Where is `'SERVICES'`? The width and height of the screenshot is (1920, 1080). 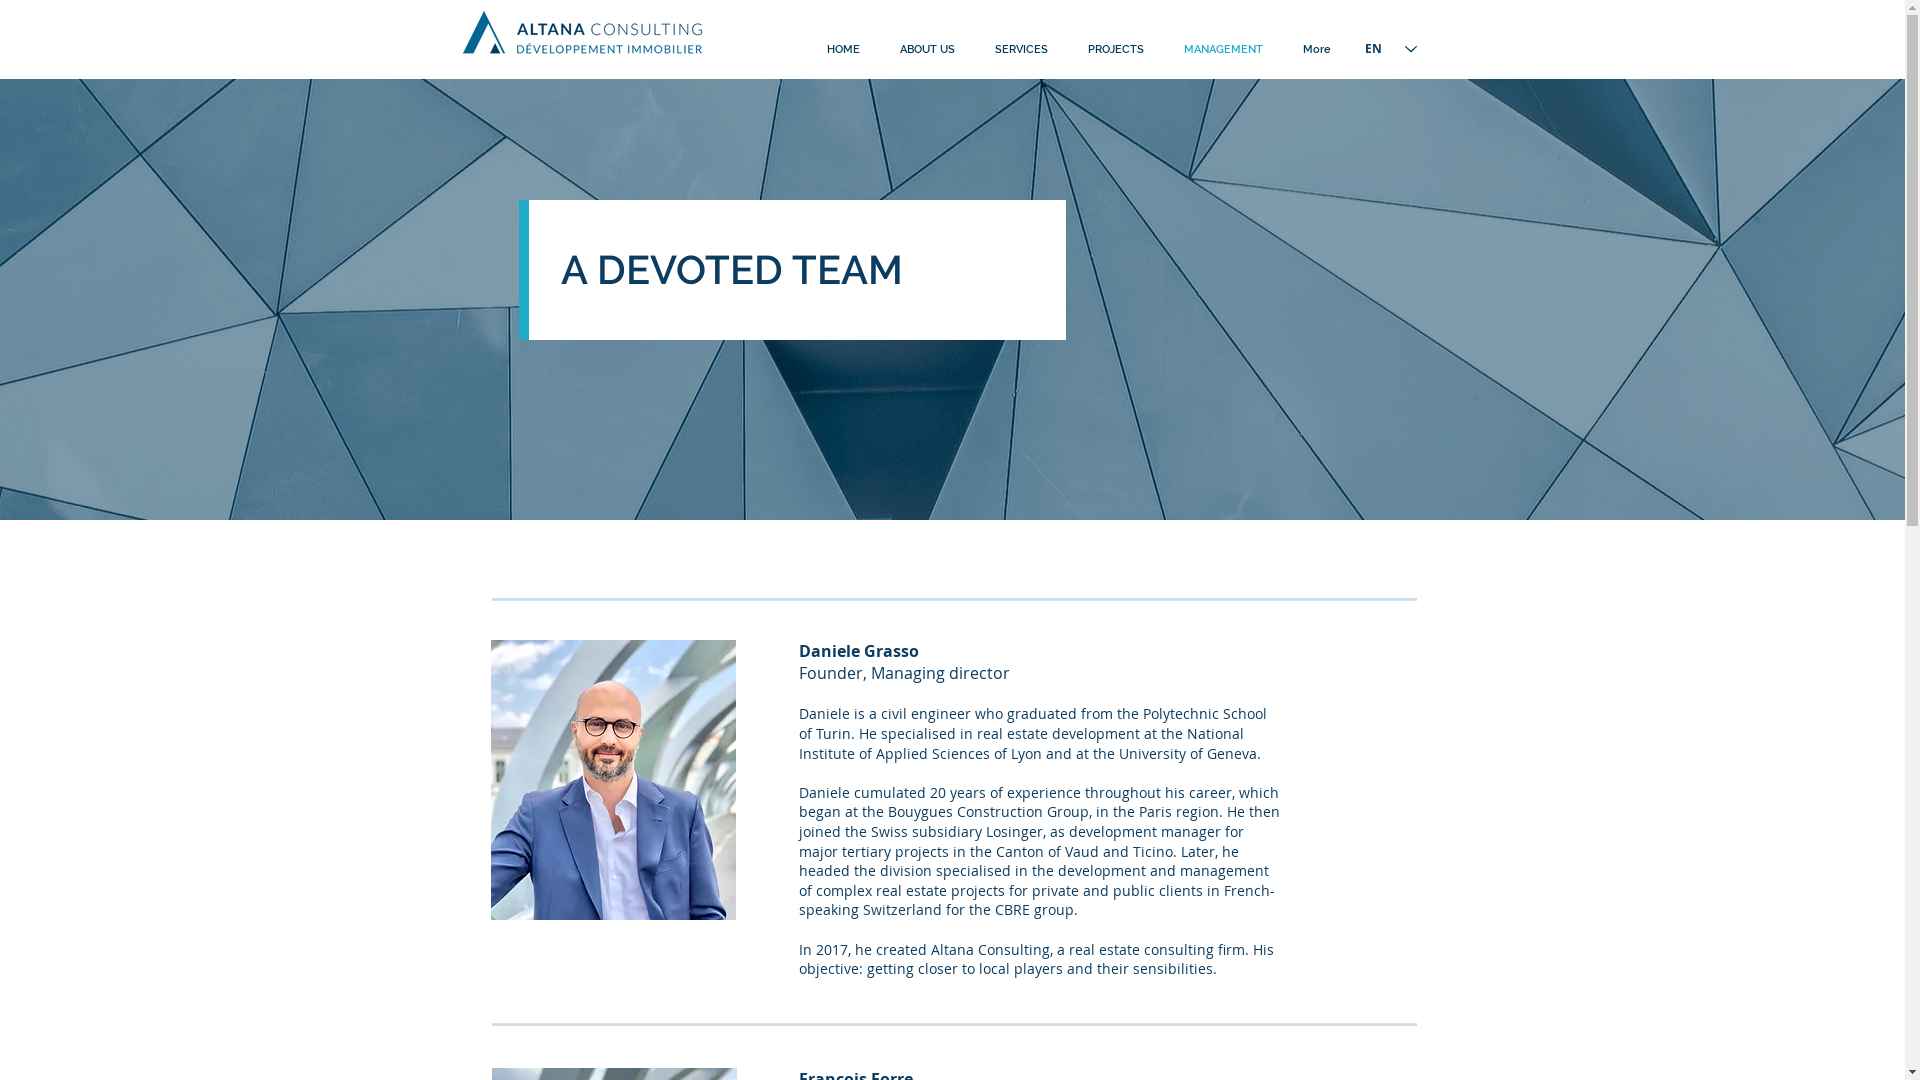
'SERVICES' is located at coordinates (1020, 49).